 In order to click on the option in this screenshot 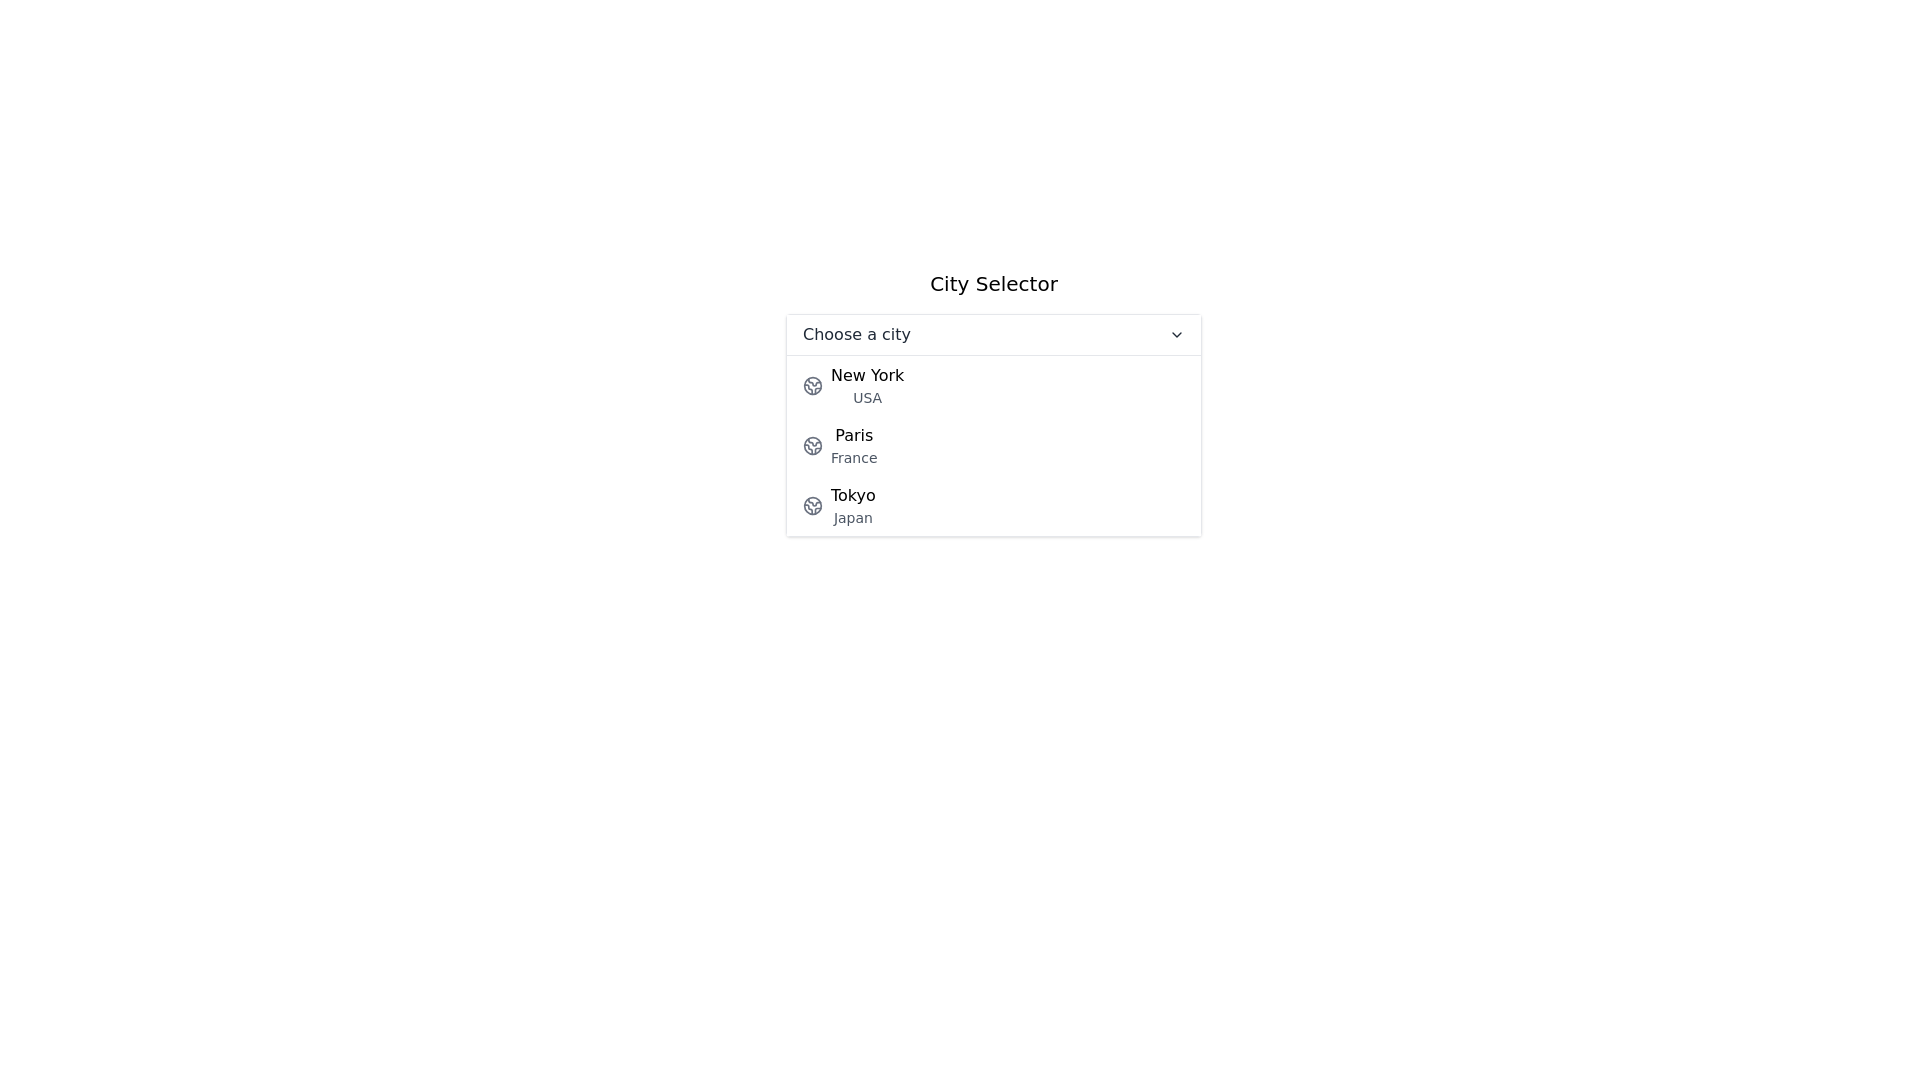, I will do `click(993, 504)`.